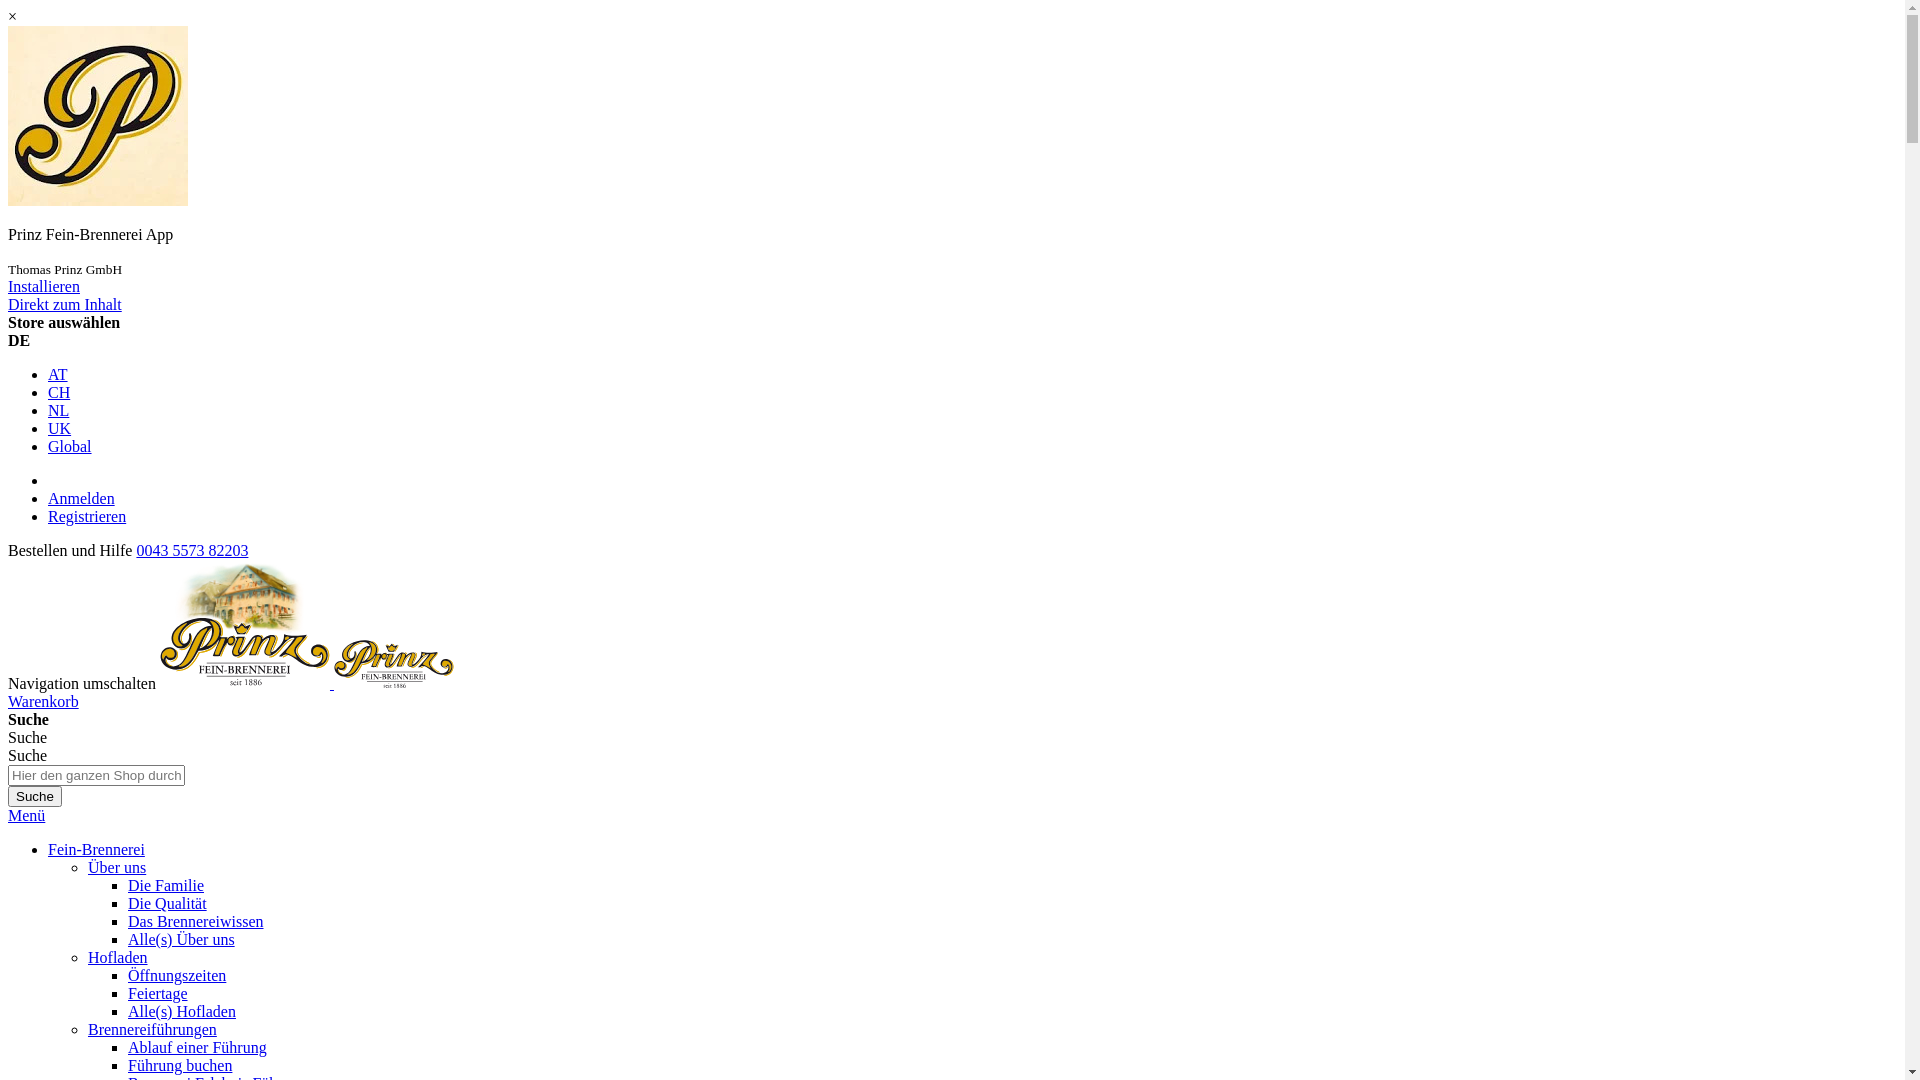 Image resolution: width=1920 pixels, height=1080 pixels. Describe the element at coordinates (43, 700) in the screenshot. I see `'Warenkorb'` at that location.